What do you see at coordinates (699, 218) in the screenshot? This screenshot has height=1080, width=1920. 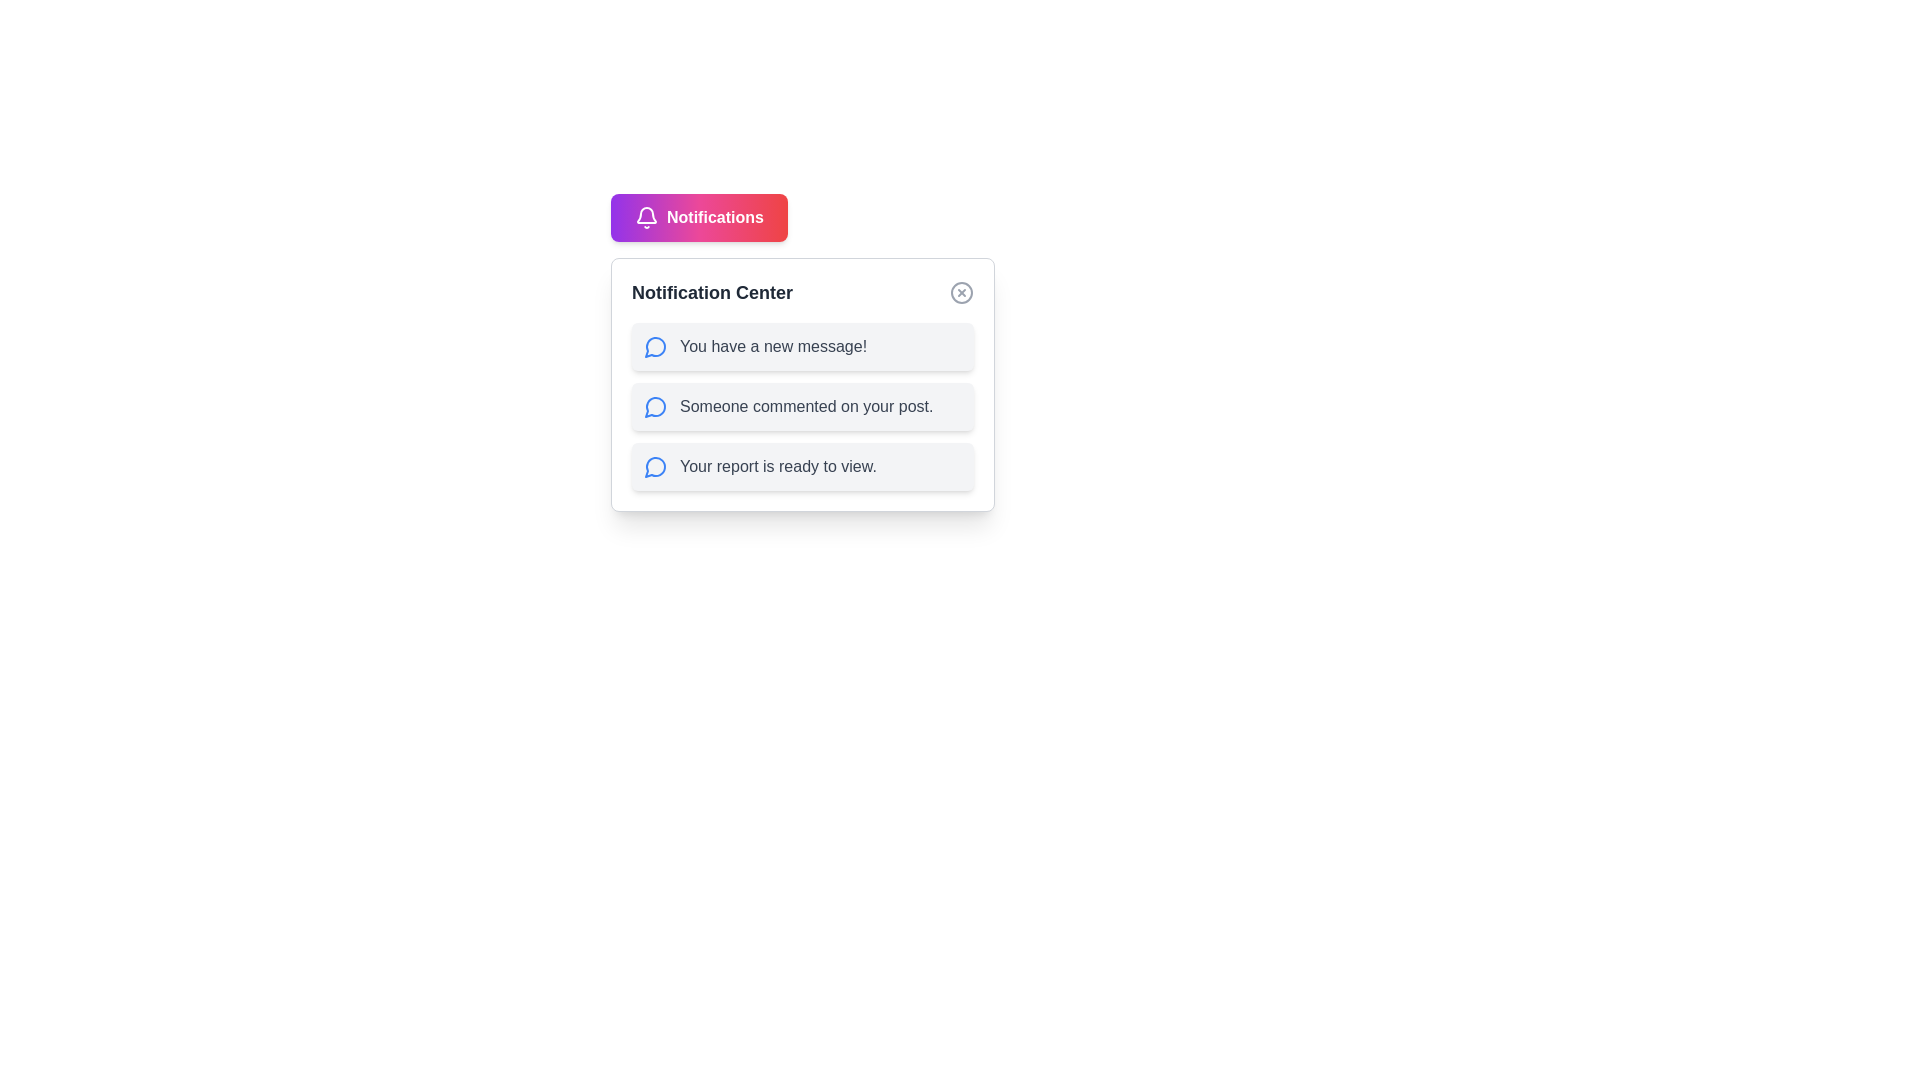 I see `the notification toggle button located at the top-left of the interface` at bounding box center [699, 218].